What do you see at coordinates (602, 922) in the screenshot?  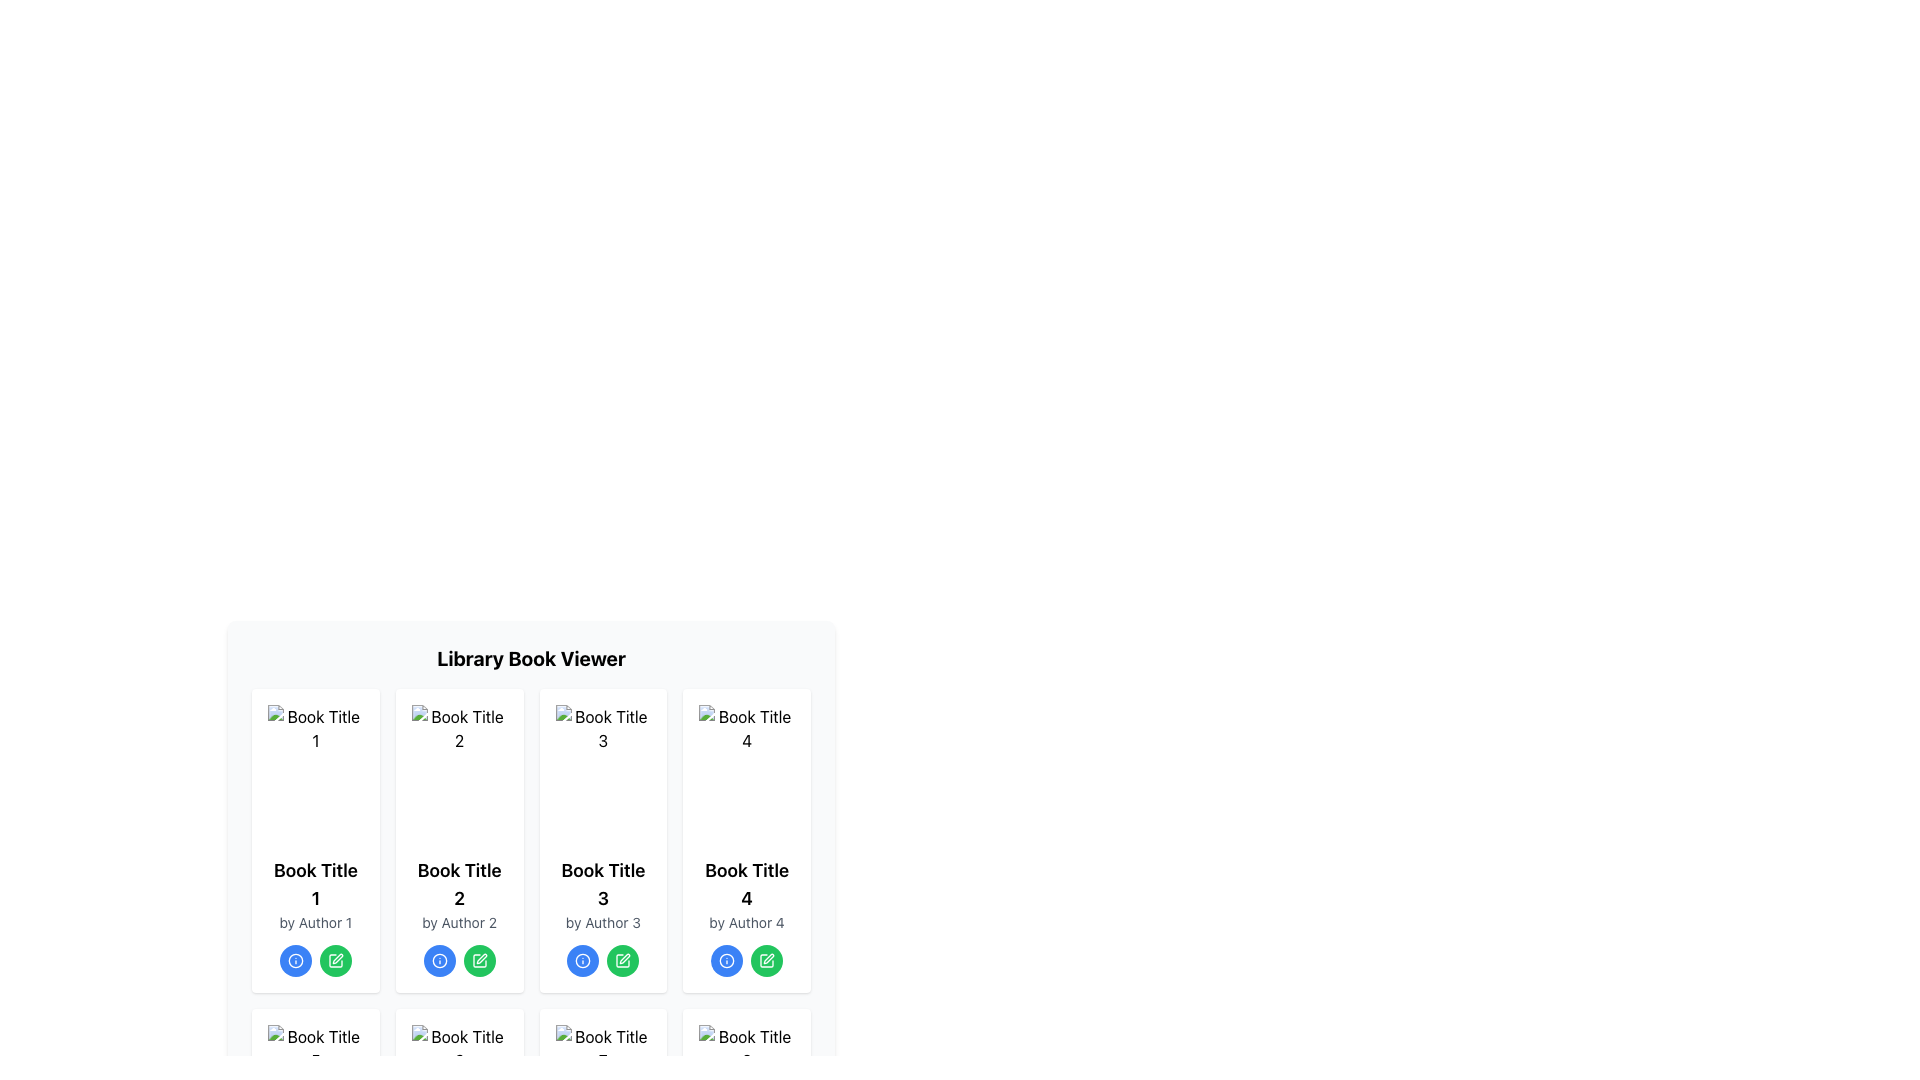 I see `the Text Label indicating the author of 'Book Title 3', which is located beneath the title and above interactive buttons` at bounding box center [602, 922].